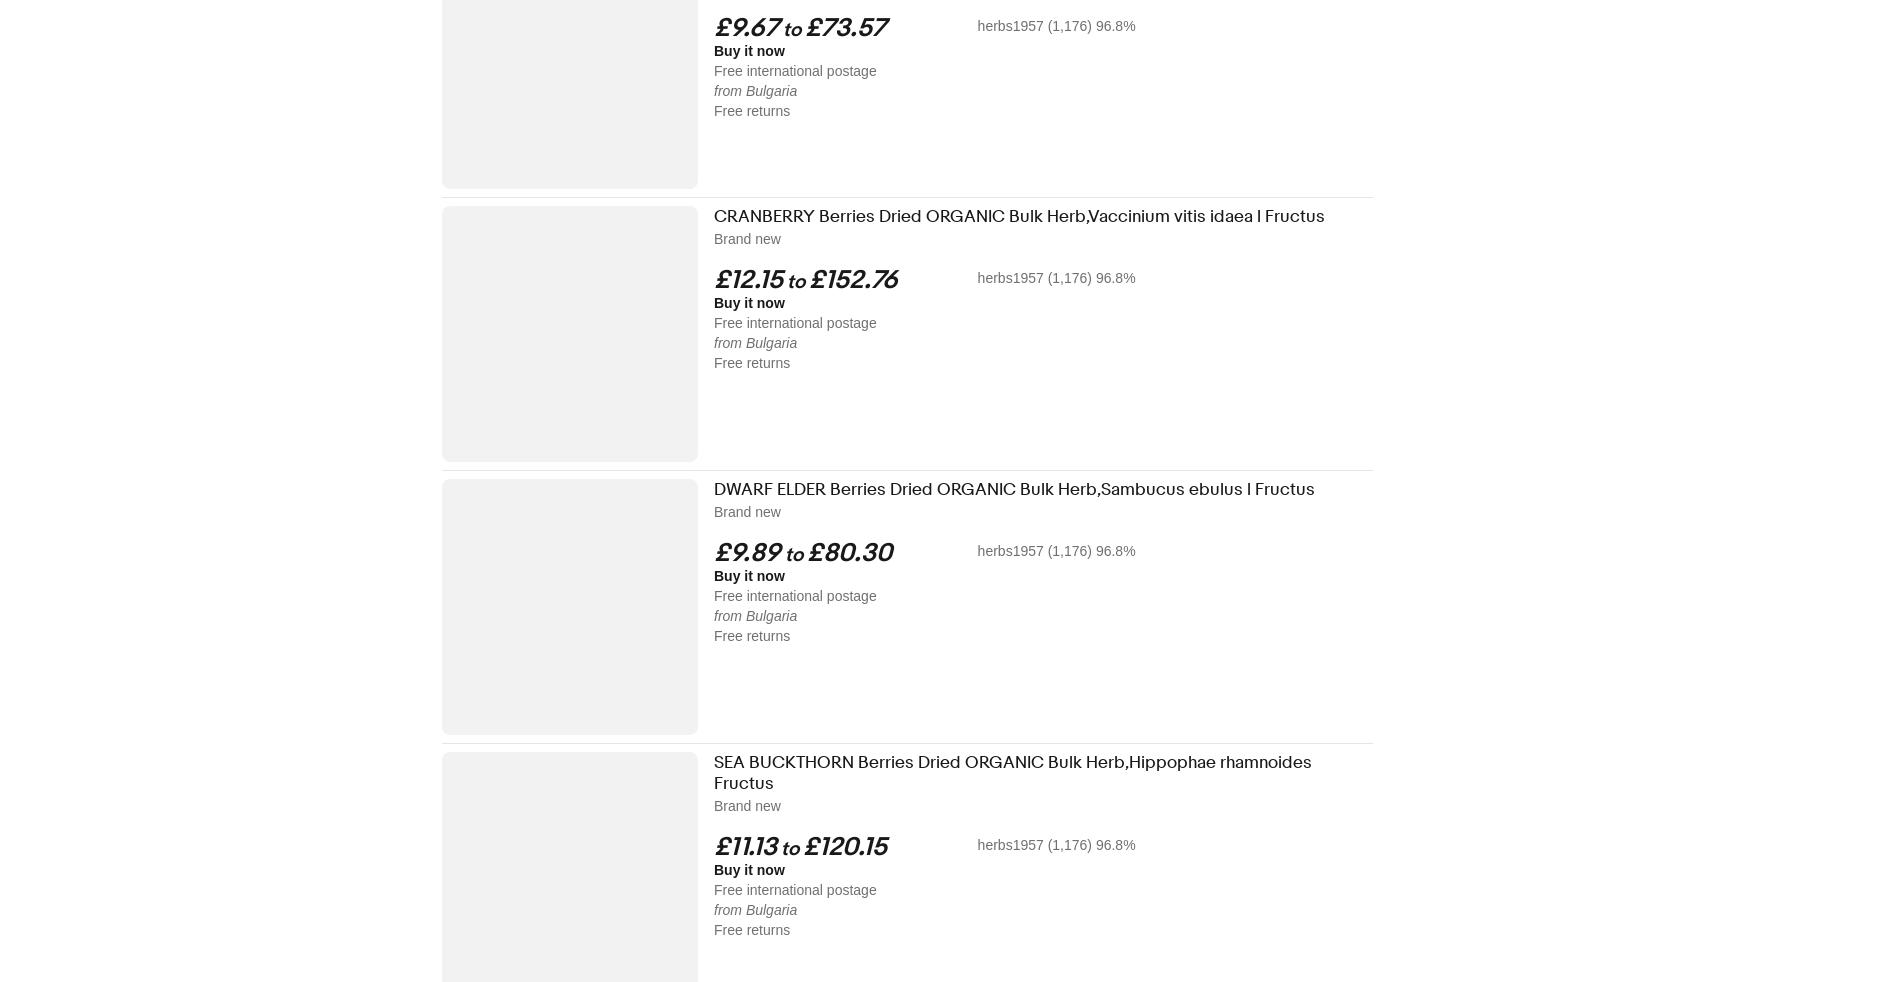  I want to click on '£120.15', so click(843, 847).